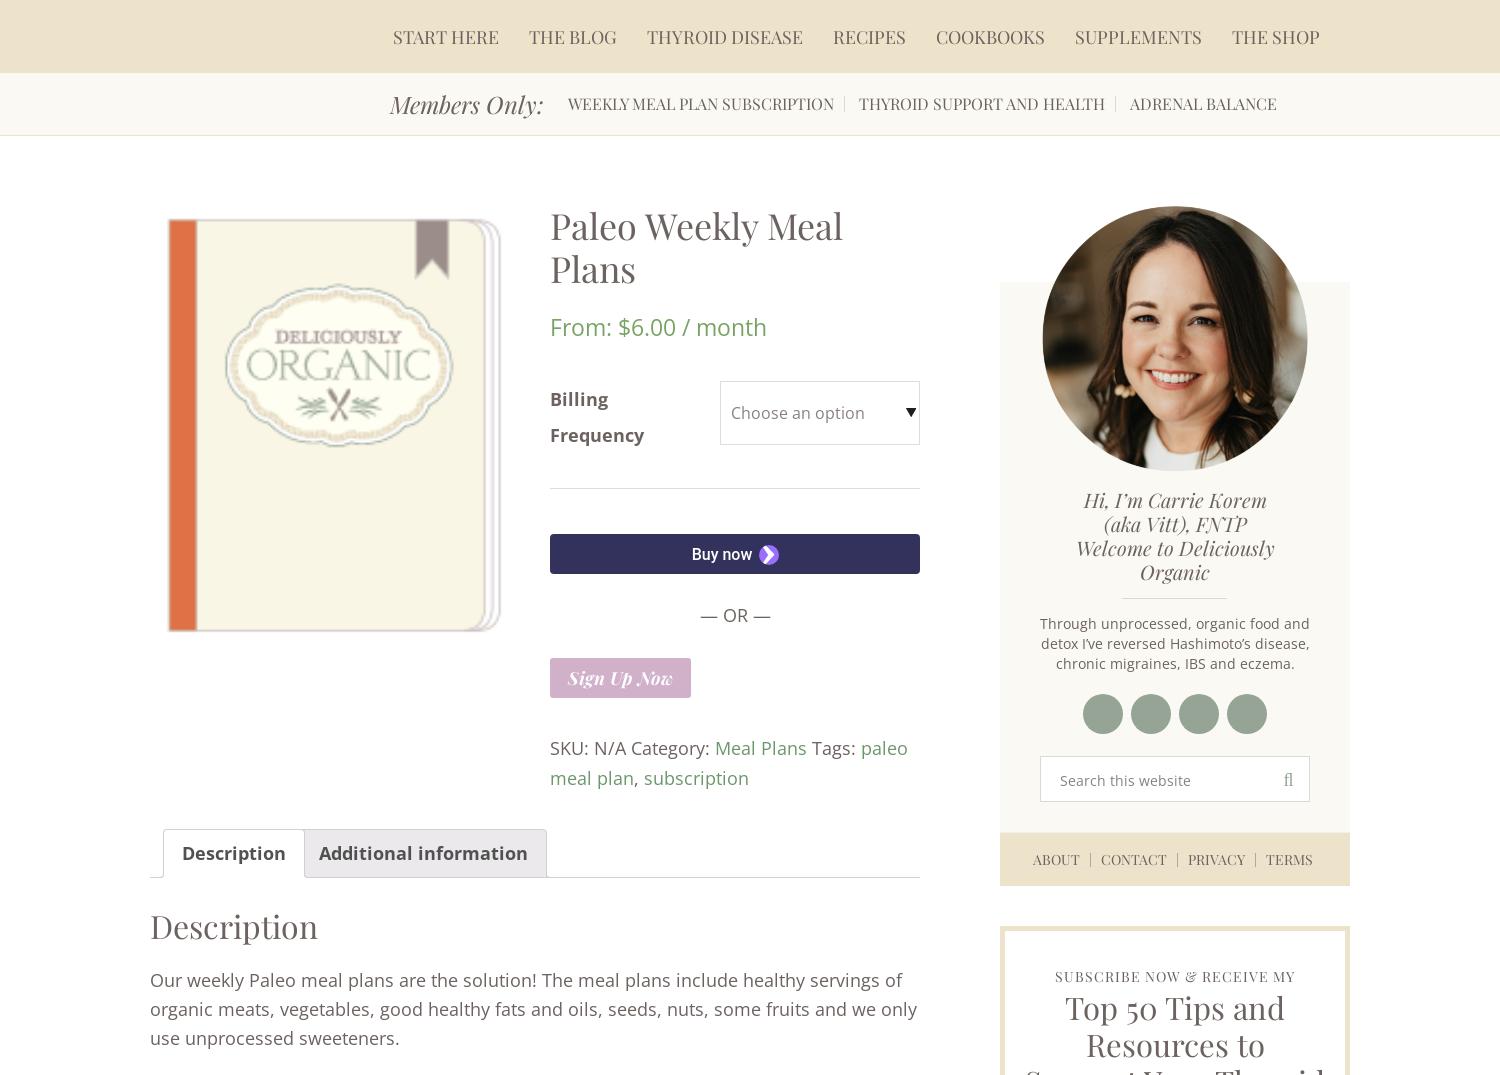 The image size is (1500, 1075). I want to click on 'Adrenal Balance', so click(1202, 102).